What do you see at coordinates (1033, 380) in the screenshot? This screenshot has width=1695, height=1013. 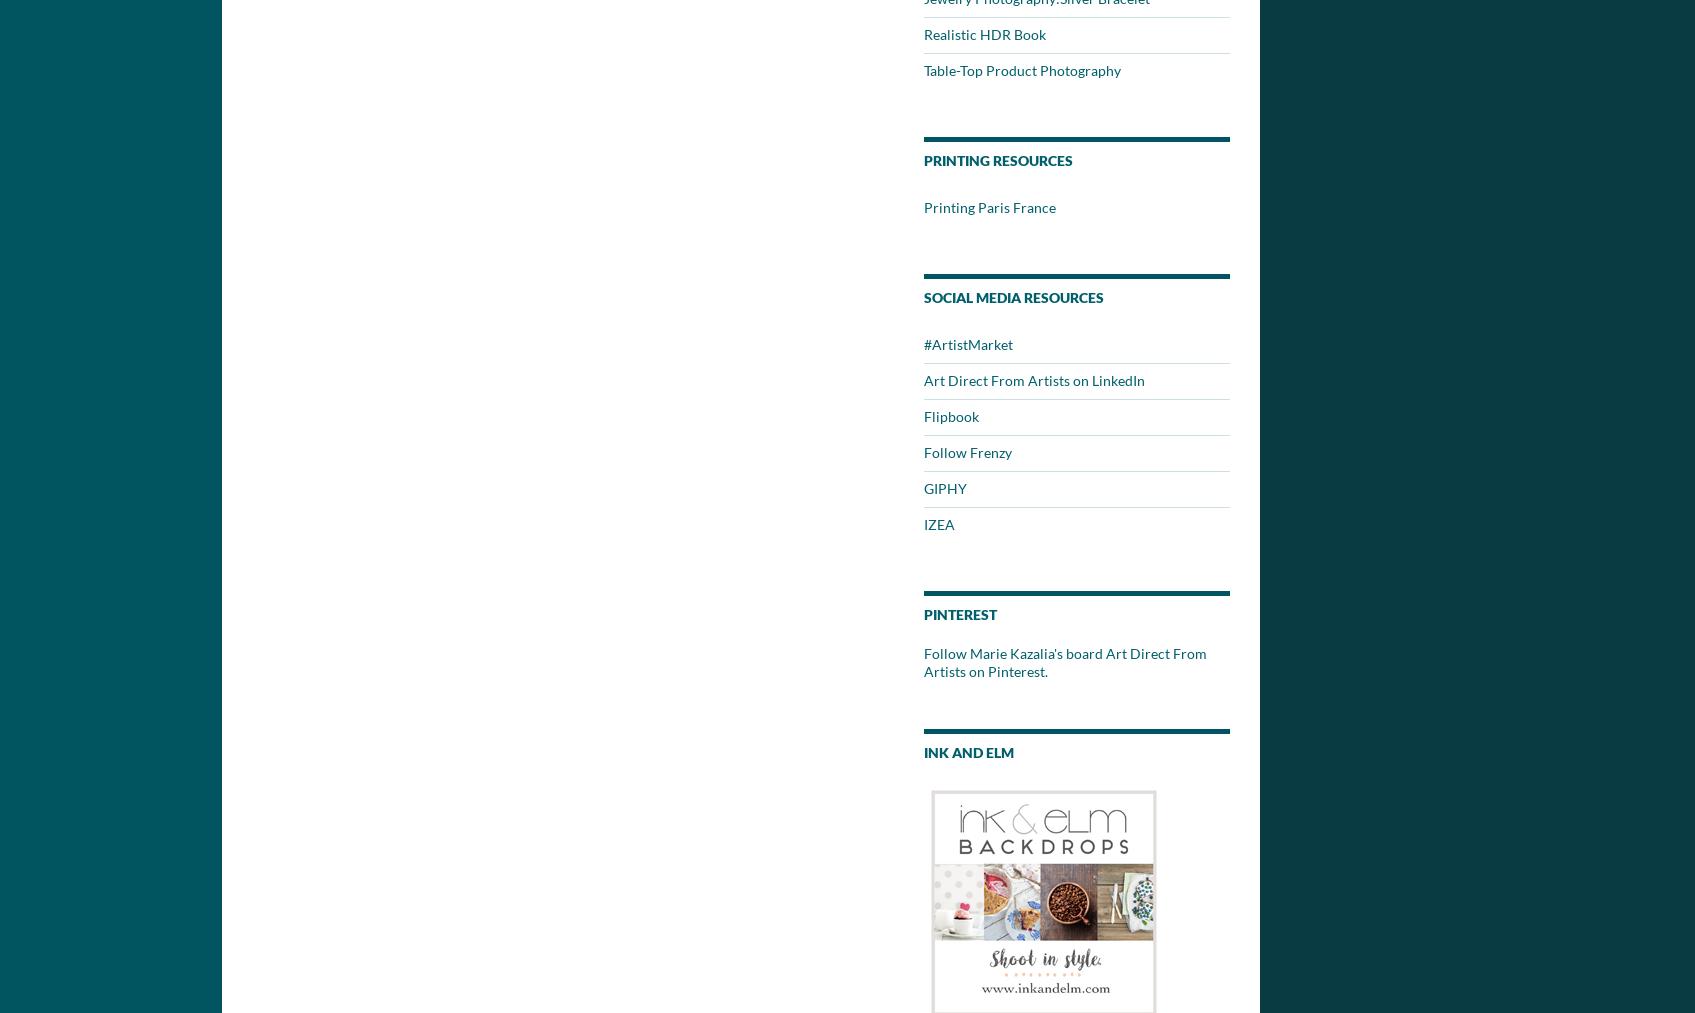 I see `'Art Direct From Artists on LinkedIn'` at bounding box center [1033, 380].